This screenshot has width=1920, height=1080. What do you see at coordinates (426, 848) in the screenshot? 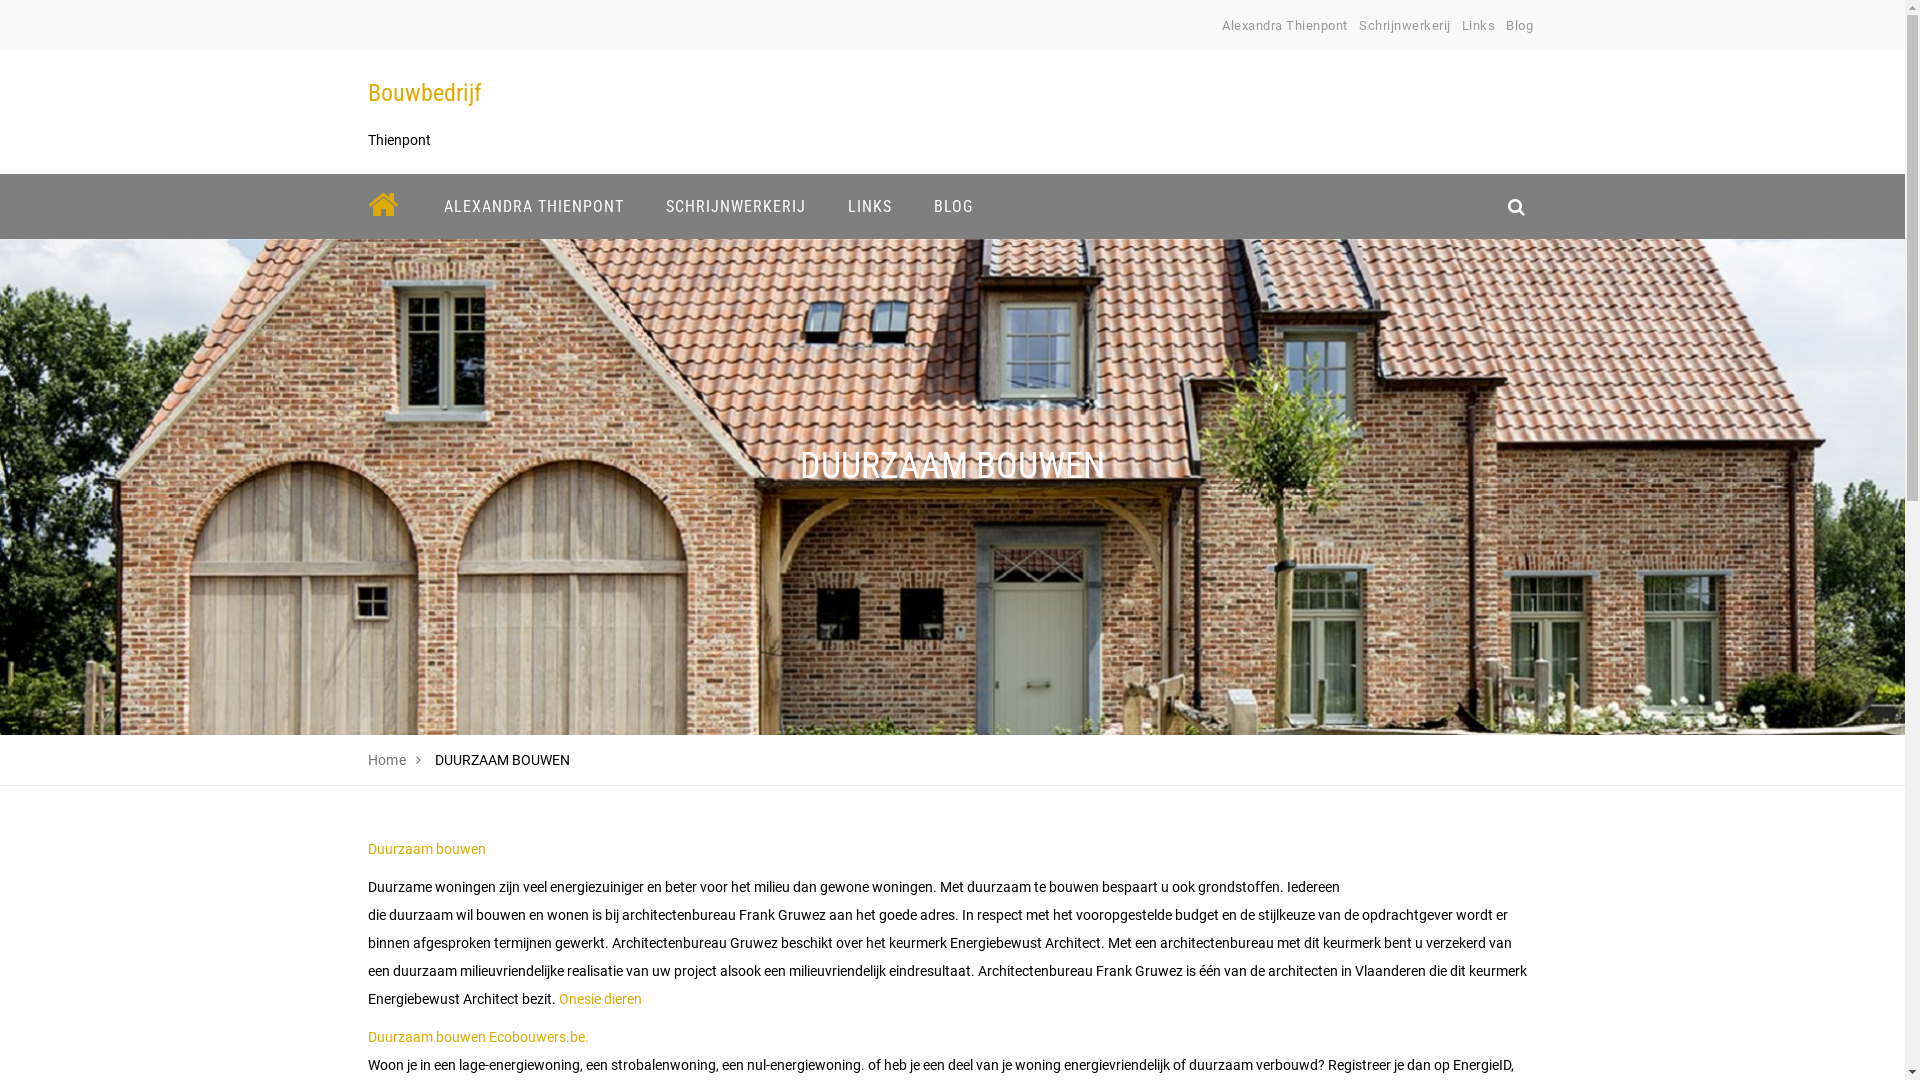
I see `'Duurzaam bouwen'` at bounding box center [426, 848].